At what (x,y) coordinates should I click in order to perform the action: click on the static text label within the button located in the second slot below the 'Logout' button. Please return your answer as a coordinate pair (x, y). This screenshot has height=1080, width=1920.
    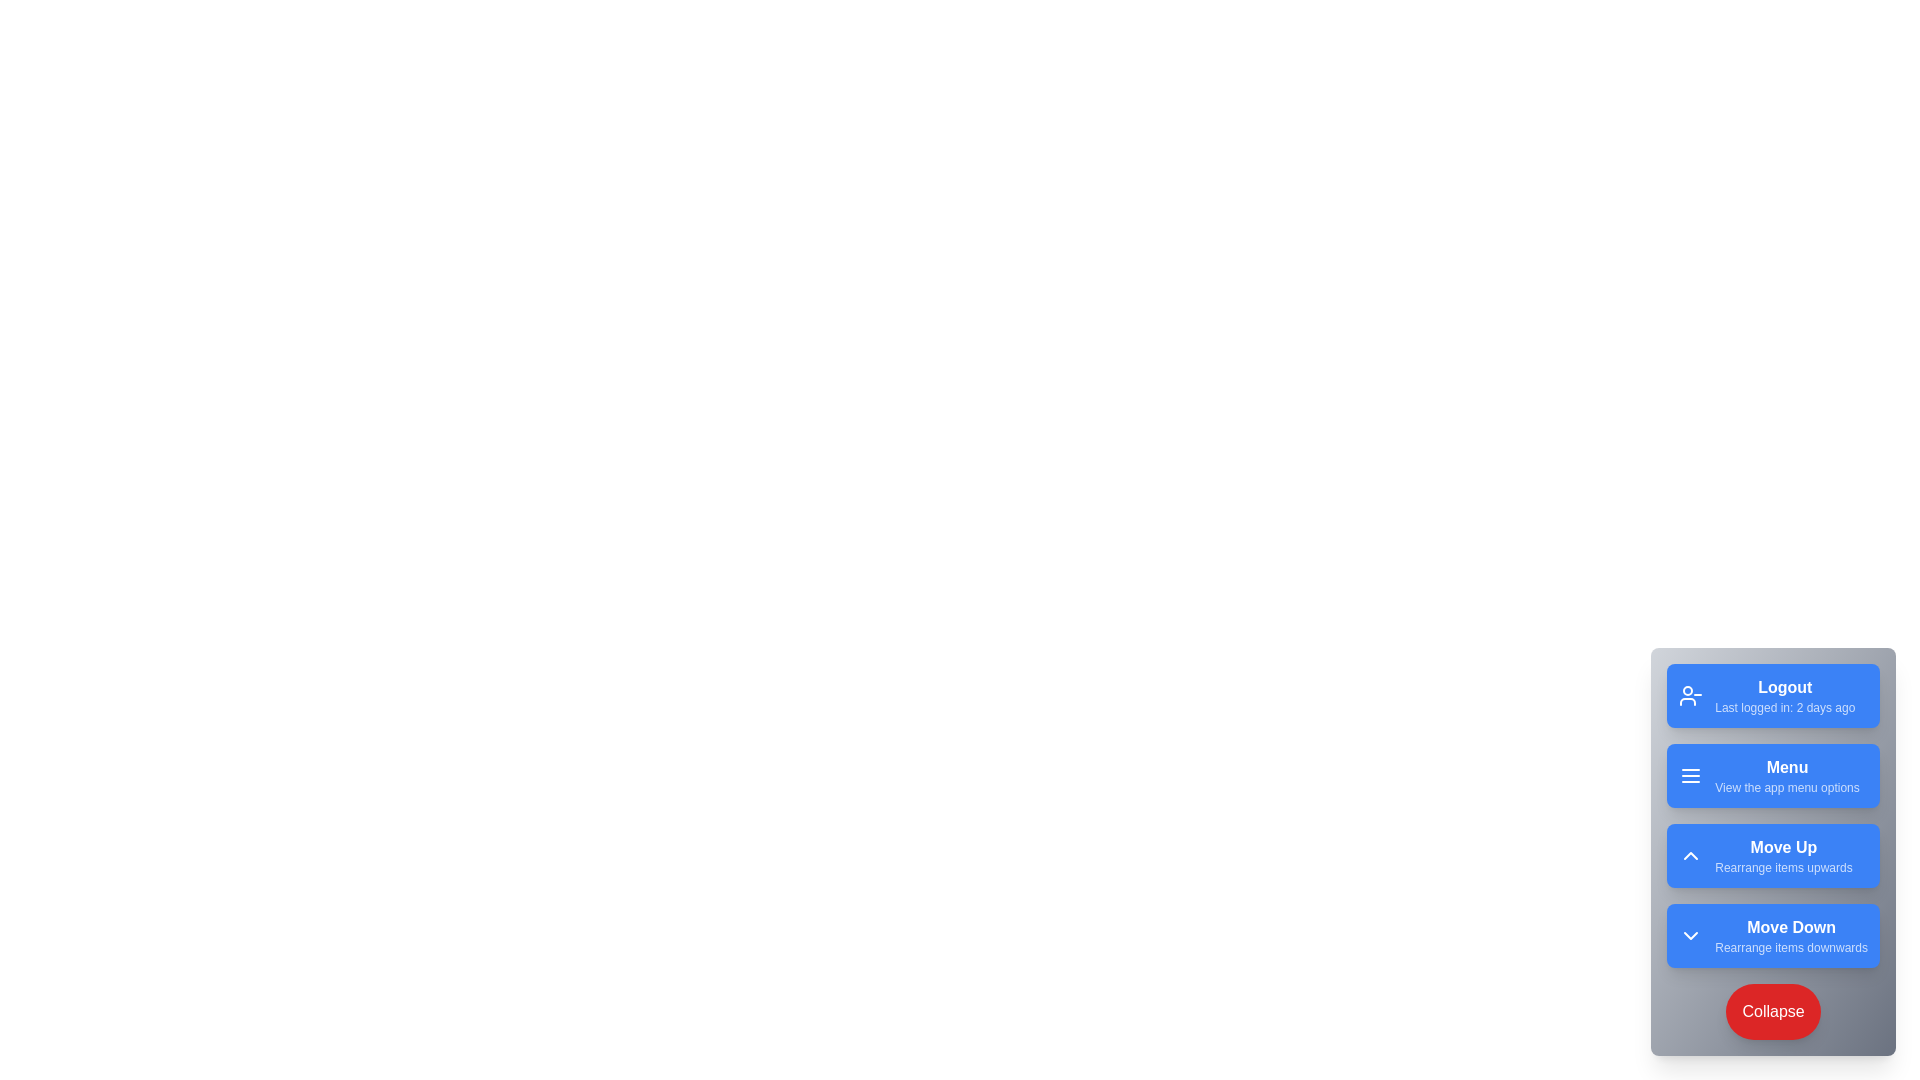
    Looking at the image, I should click on (1786, 766).